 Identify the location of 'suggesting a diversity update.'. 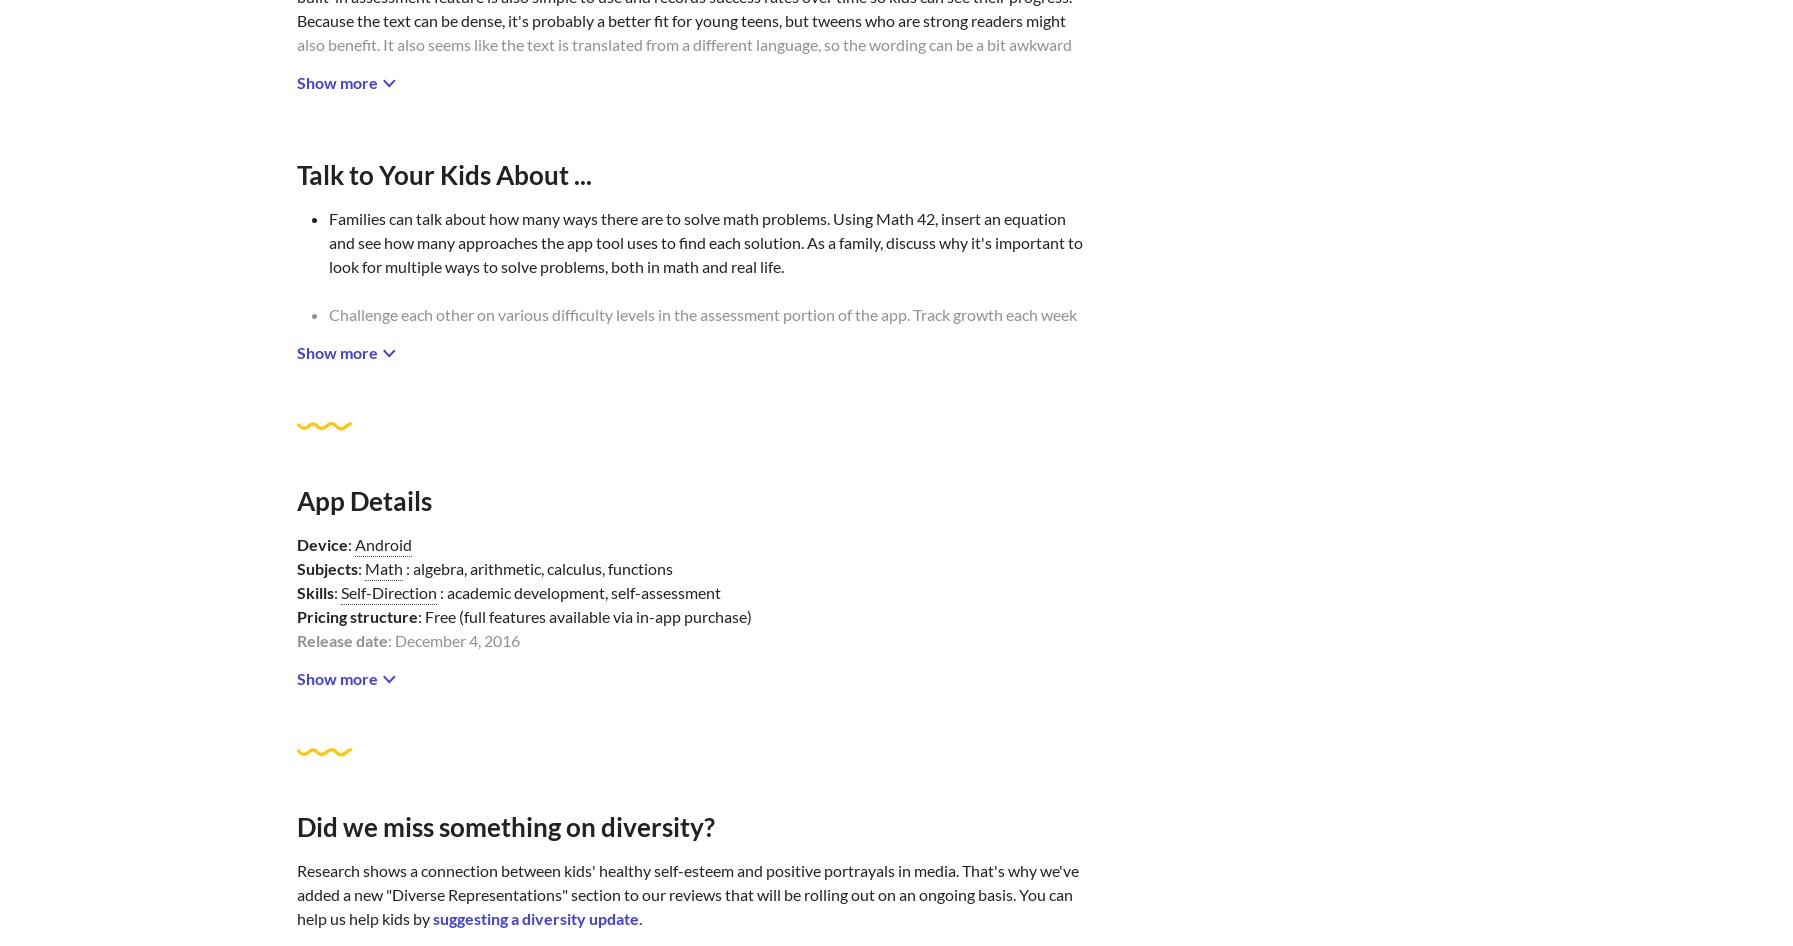
(536, 917).